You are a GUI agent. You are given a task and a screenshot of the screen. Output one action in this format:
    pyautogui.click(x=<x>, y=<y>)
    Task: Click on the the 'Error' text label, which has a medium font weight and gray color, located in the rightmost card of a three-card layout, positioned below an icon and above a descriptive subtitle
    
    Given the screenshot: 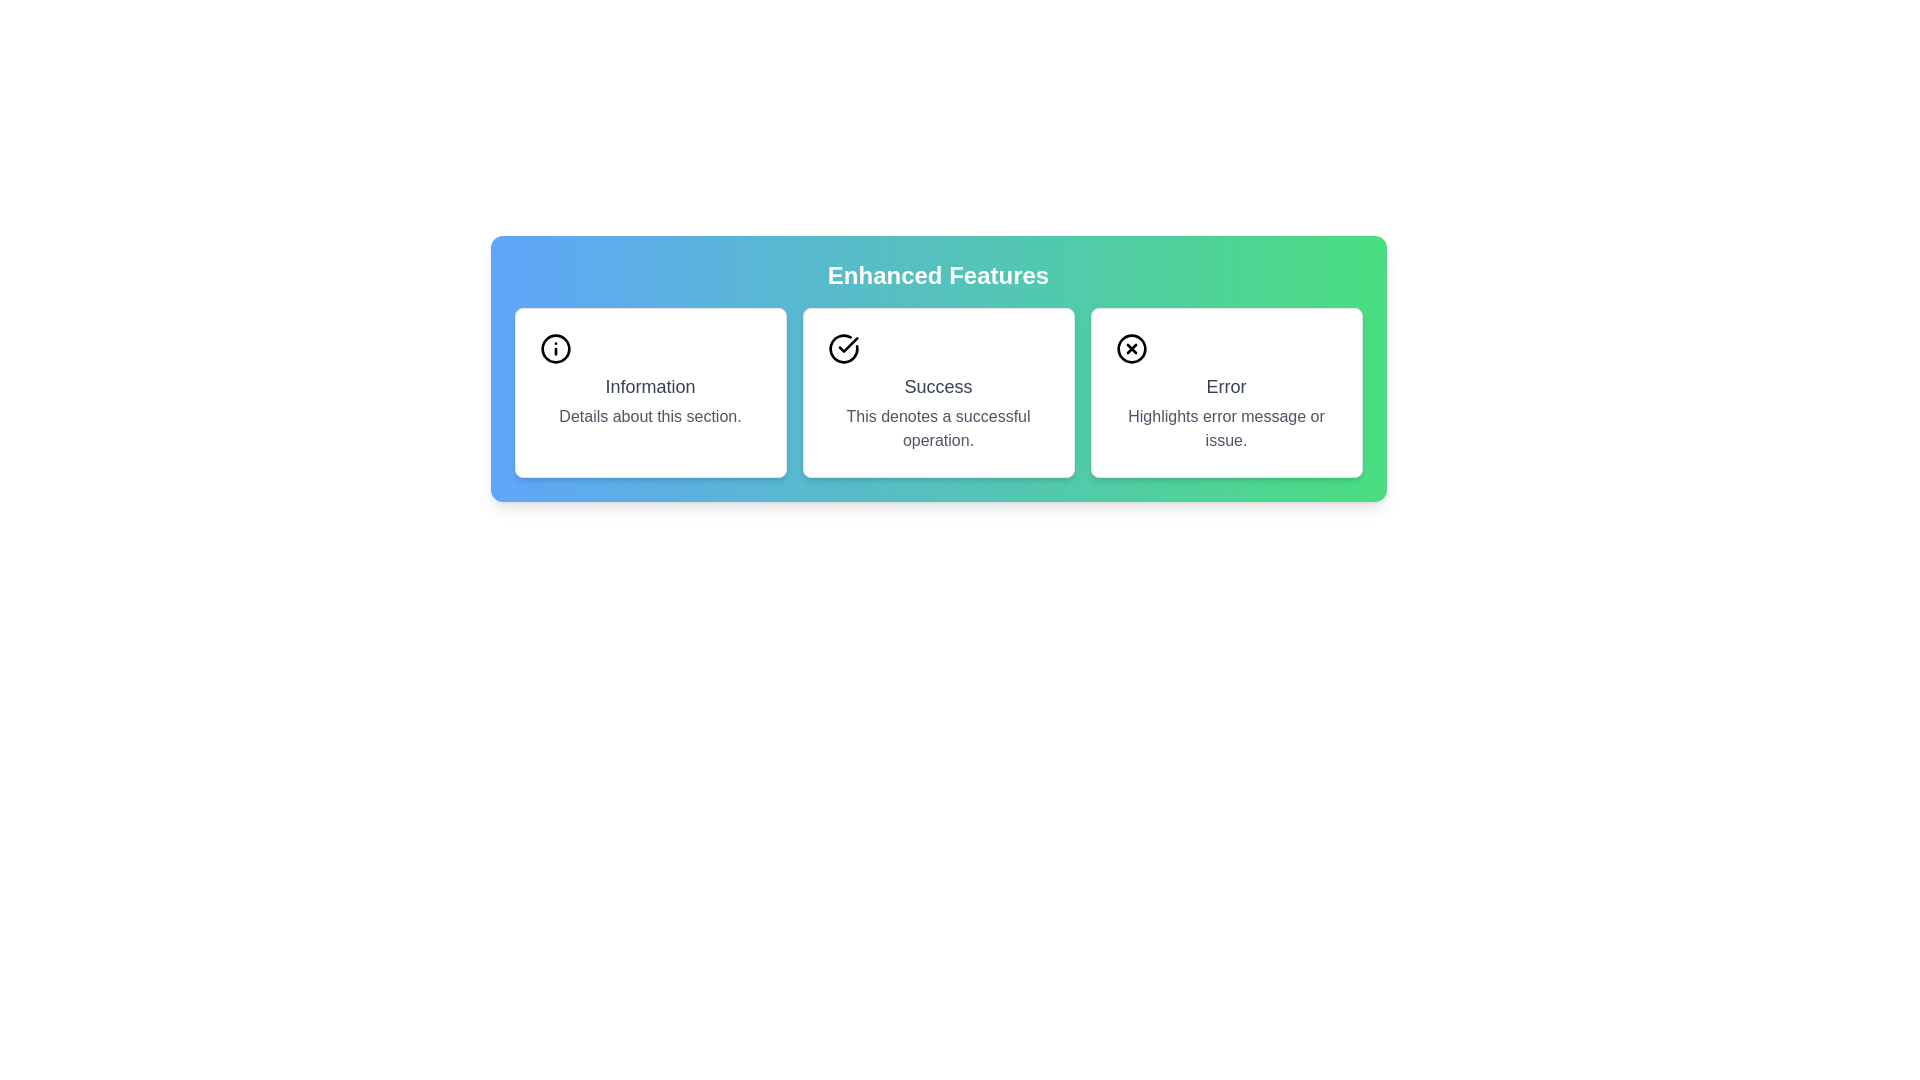 What is the action you would take?
    pyautogui.click(x=1225, y=386)
    